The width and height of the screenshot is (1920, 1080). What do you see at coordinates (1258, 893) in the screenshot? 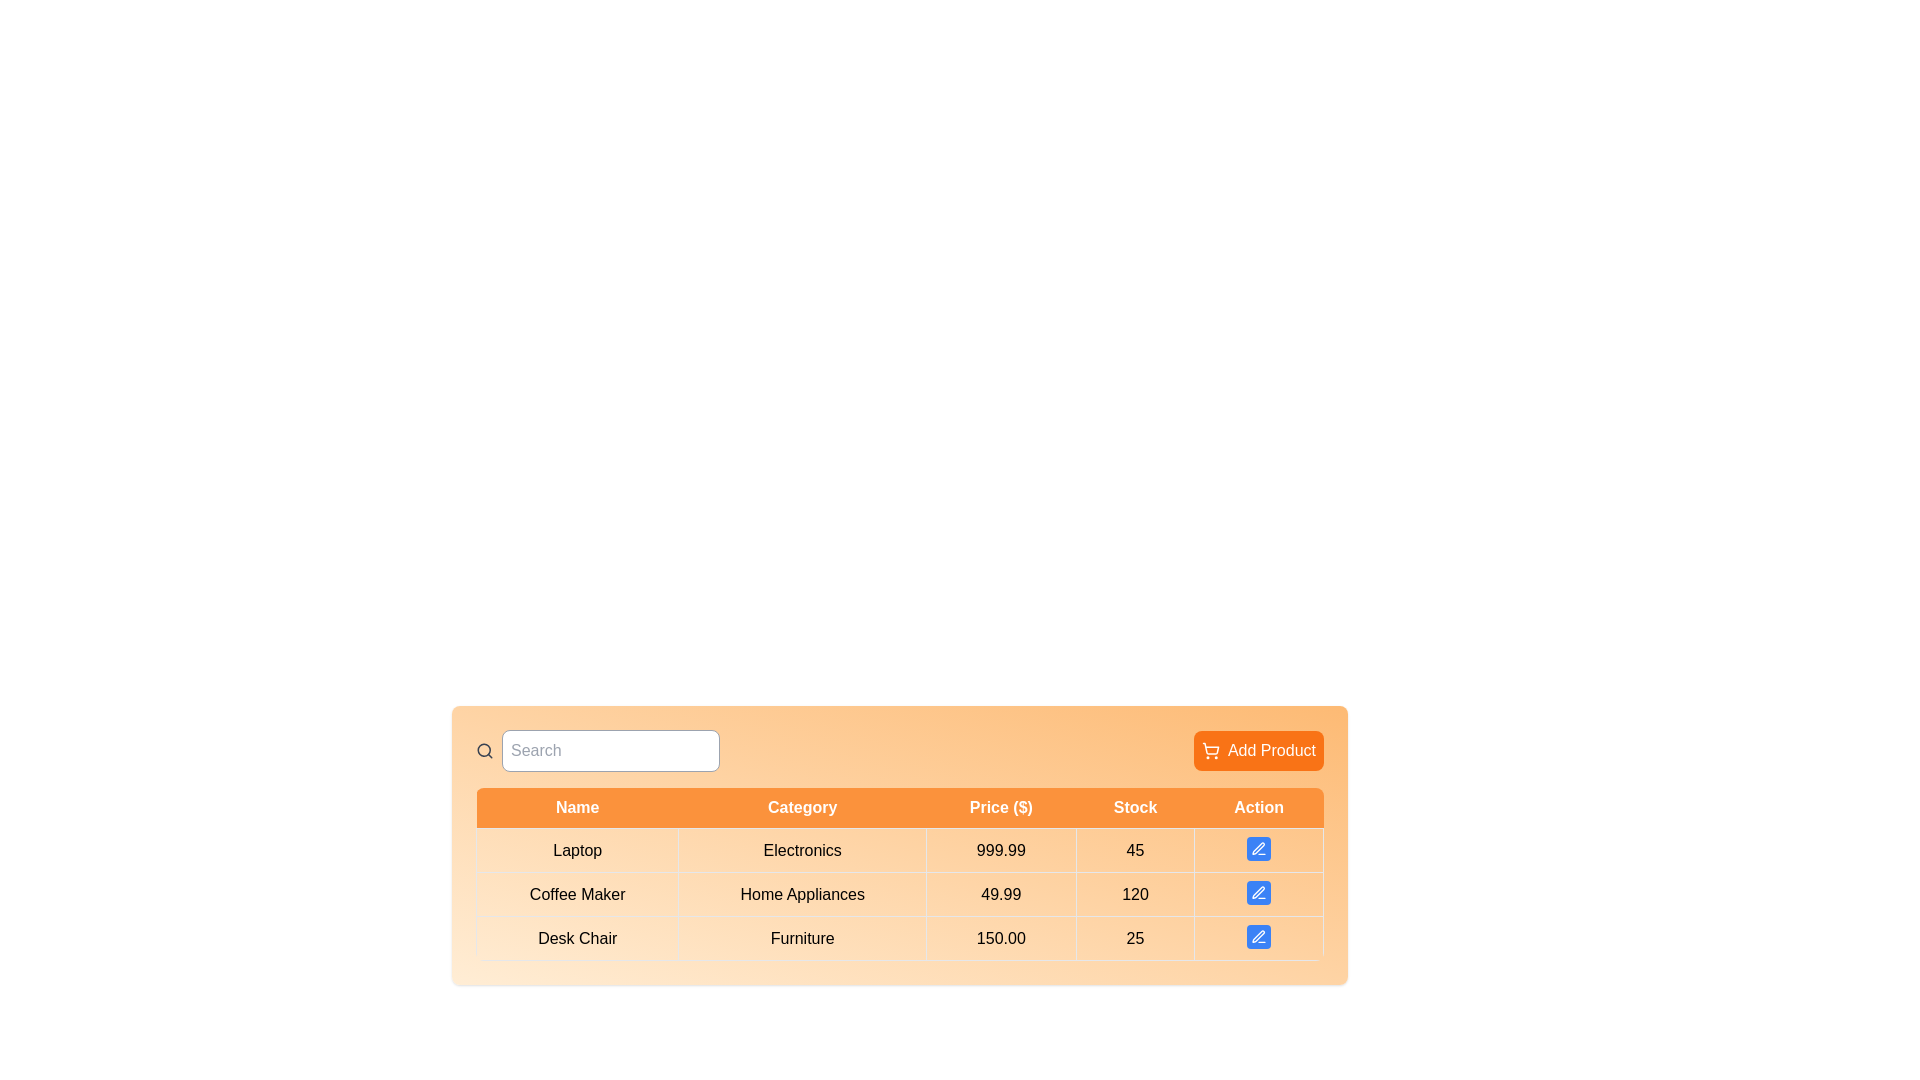
I see `the button located in the bottom-right cell of the second row in the 'Action' column` at bounding box center [1258, 893].